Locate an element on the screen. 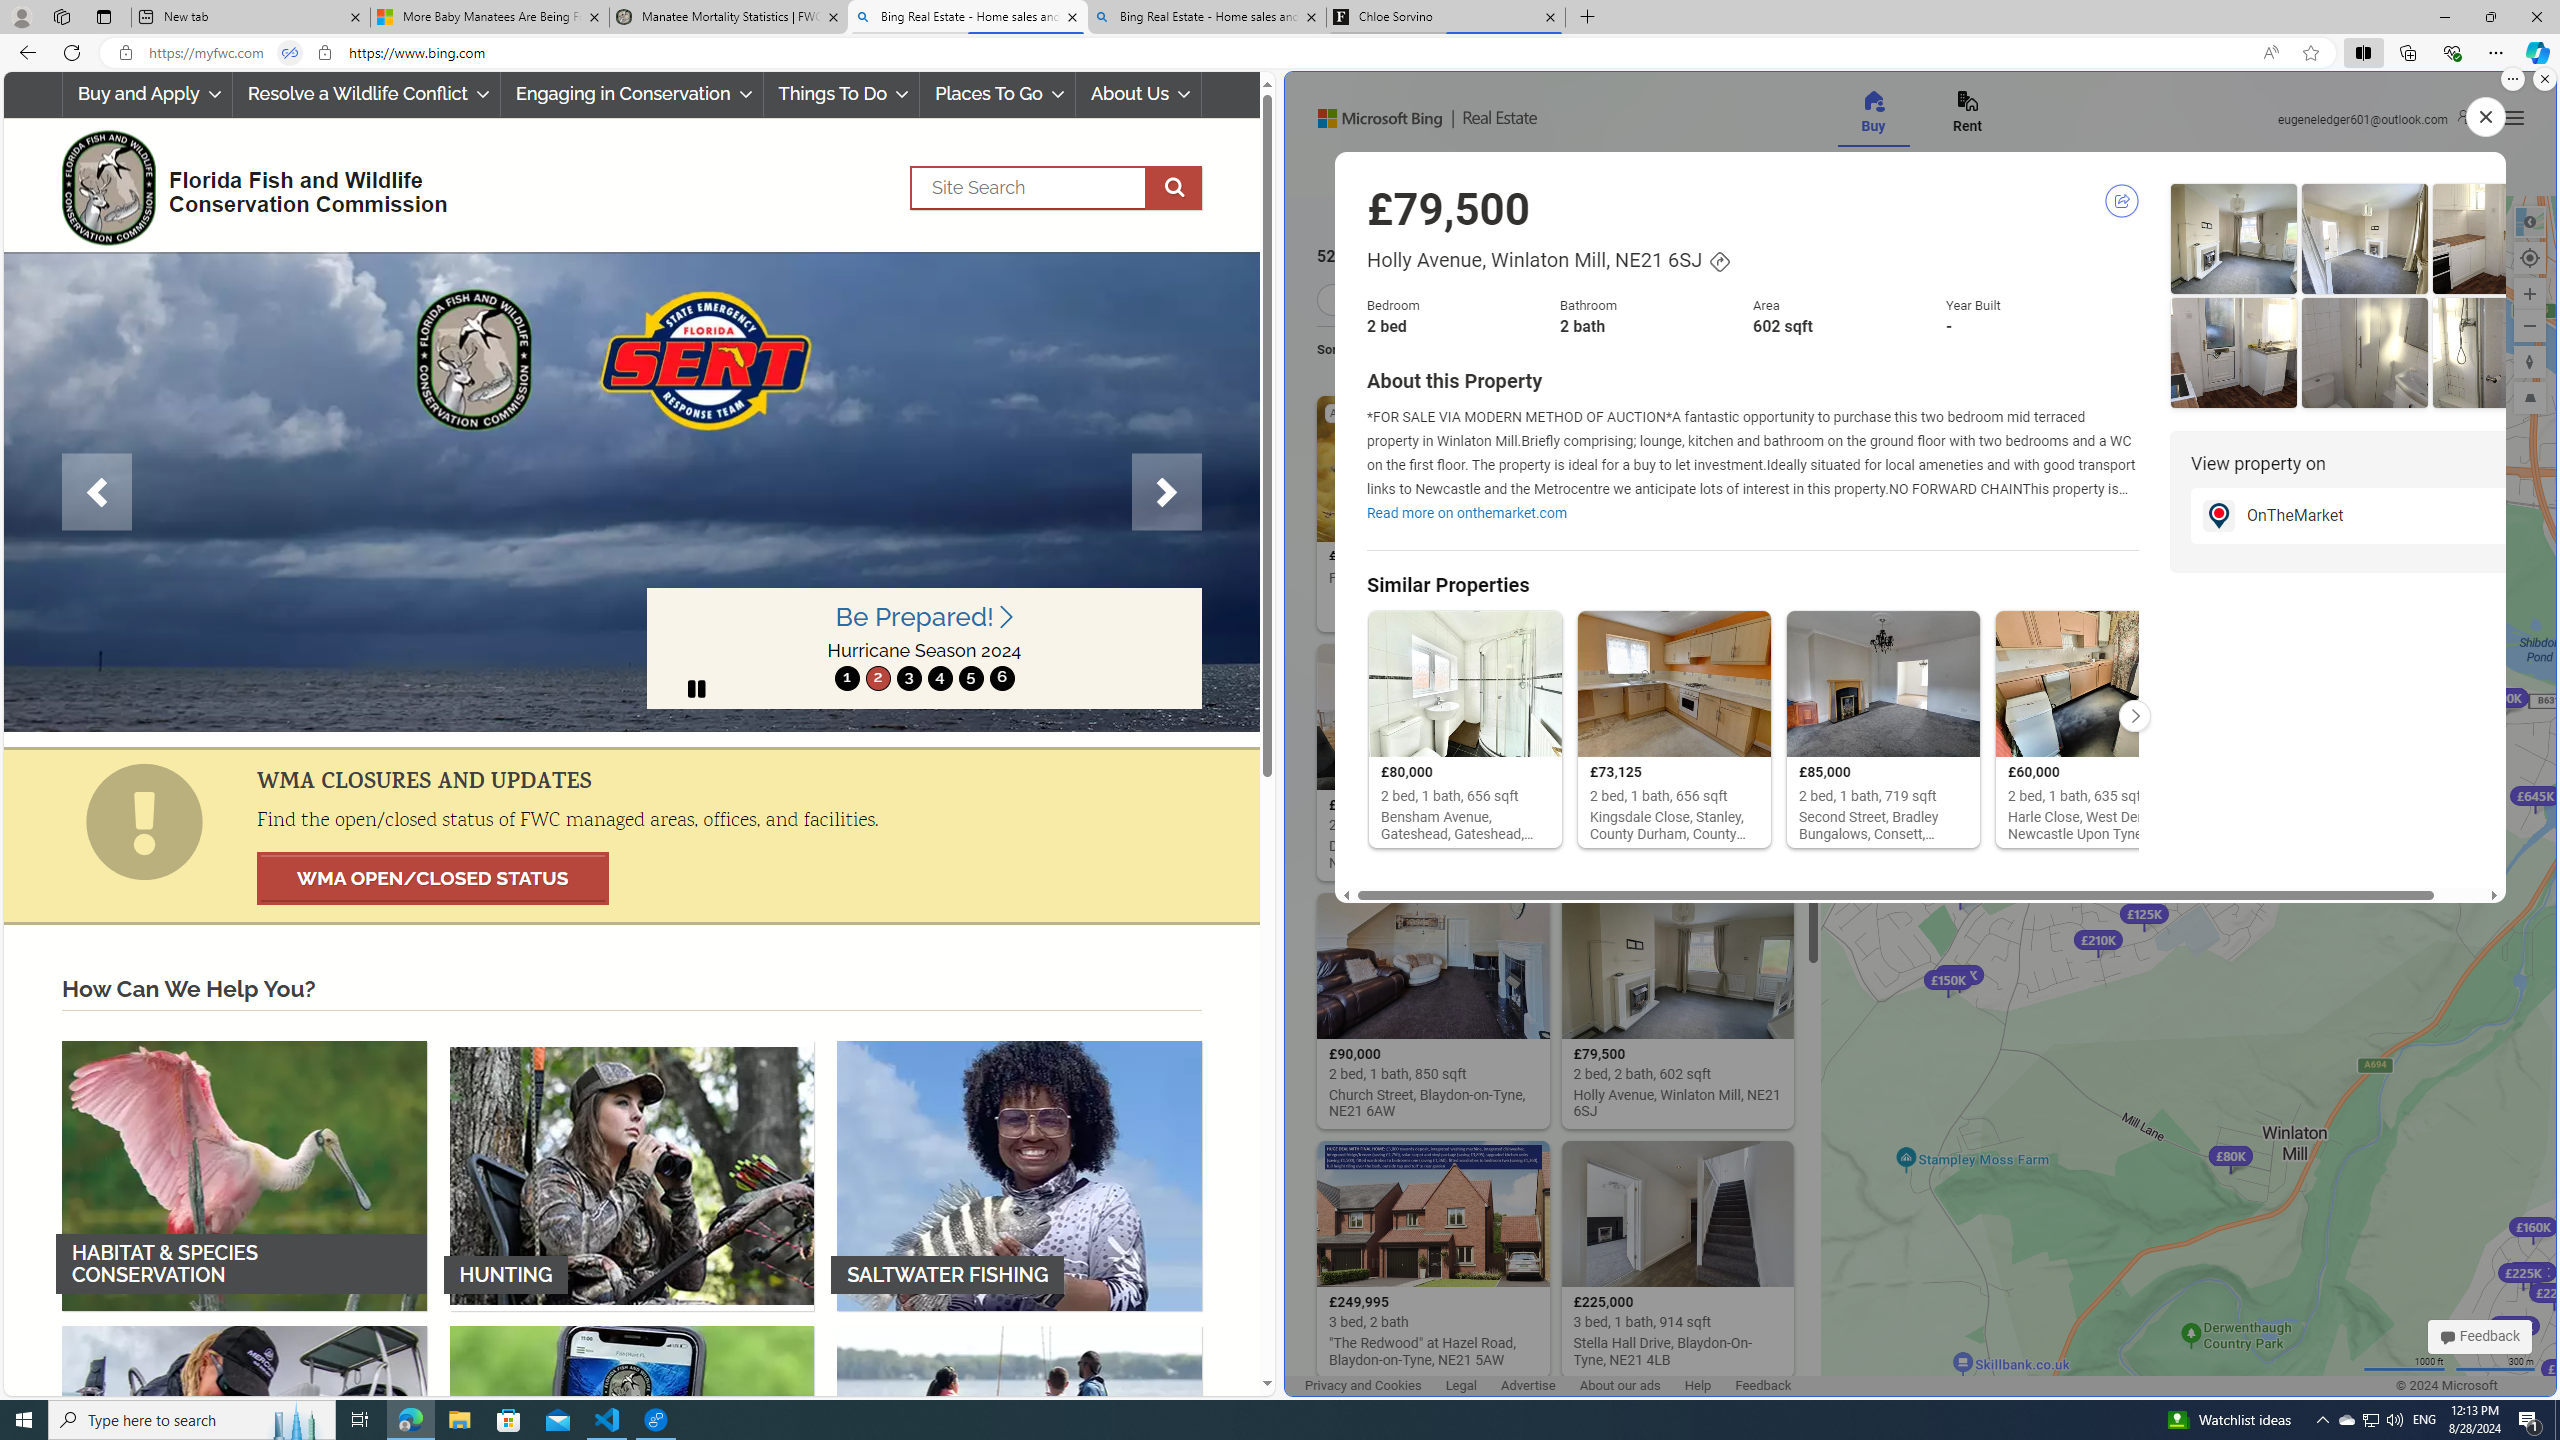 The image size is (2560, 1440). 'Previous' is located at coordinates (97, 491).